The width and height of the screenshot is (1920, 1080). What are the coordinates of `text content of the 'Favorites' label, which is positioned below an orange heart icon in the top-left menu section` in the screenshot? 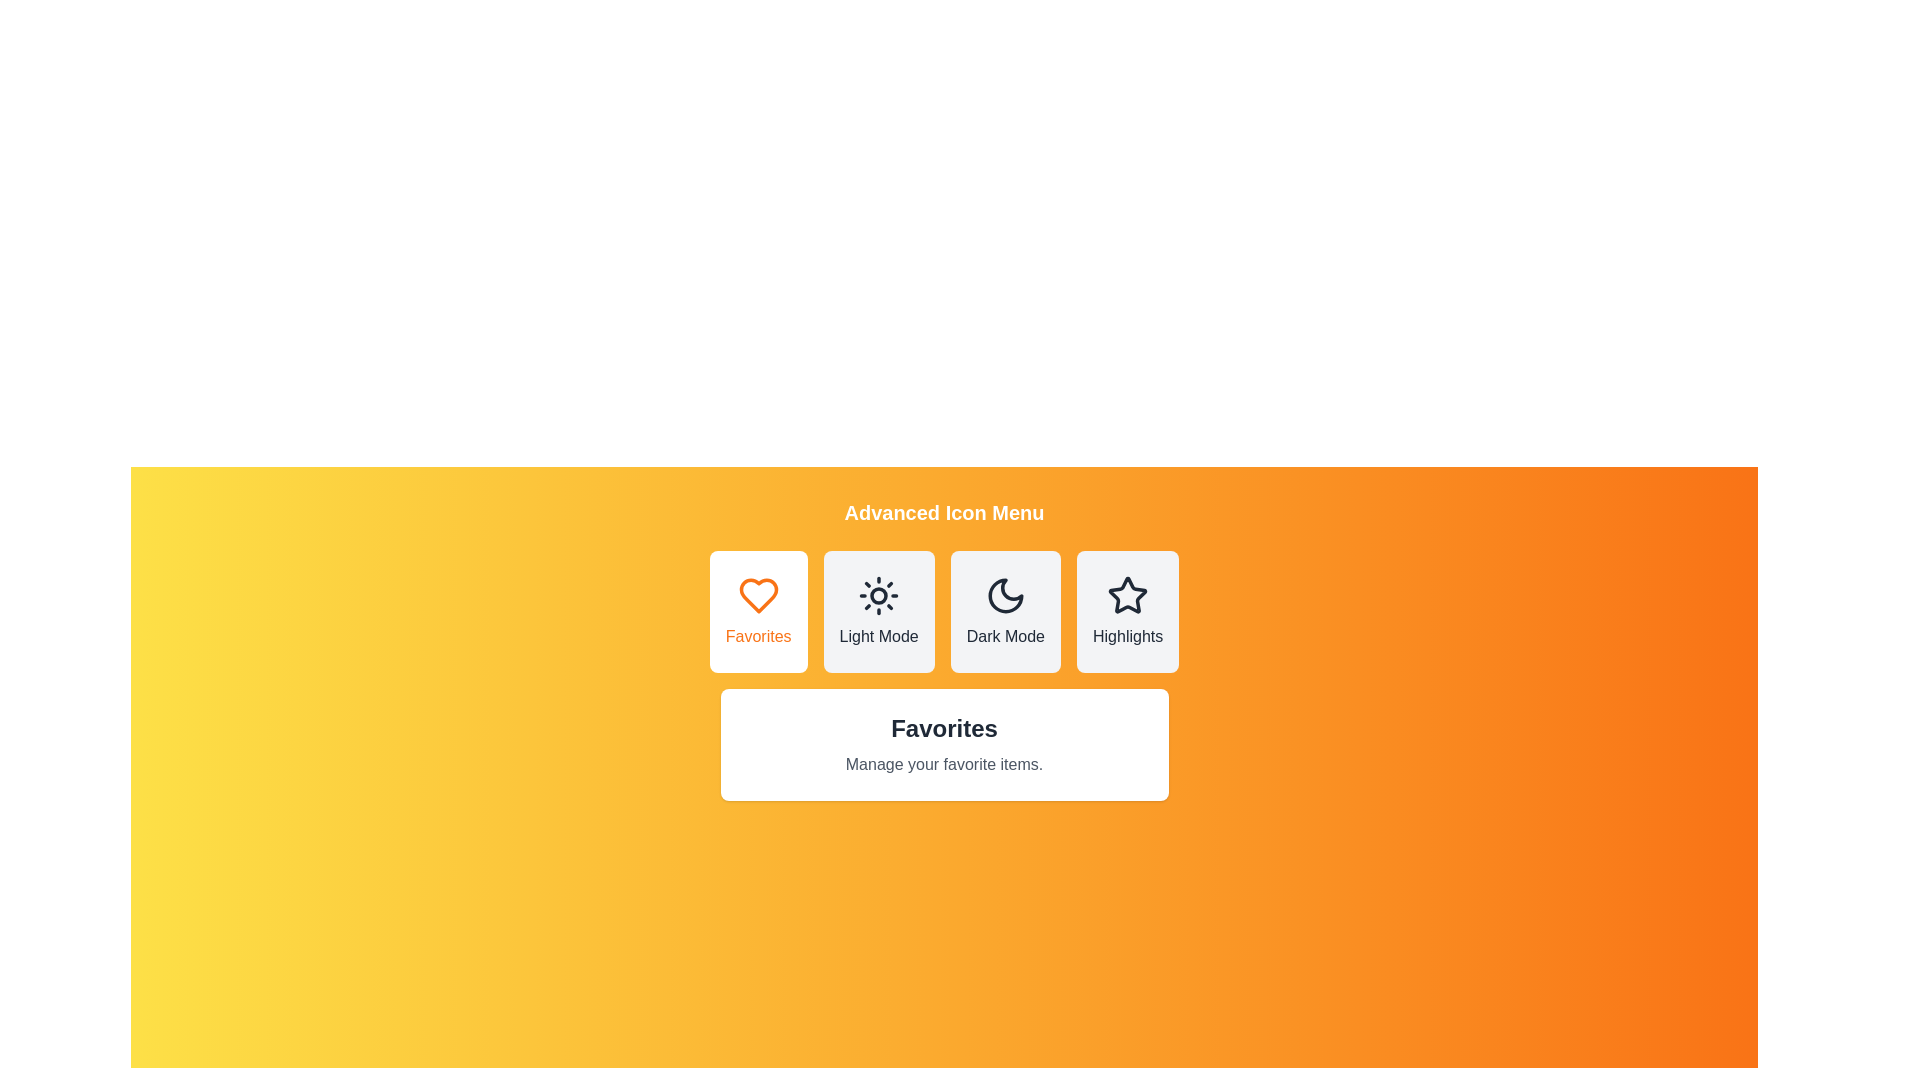 It's located at (757, 636).